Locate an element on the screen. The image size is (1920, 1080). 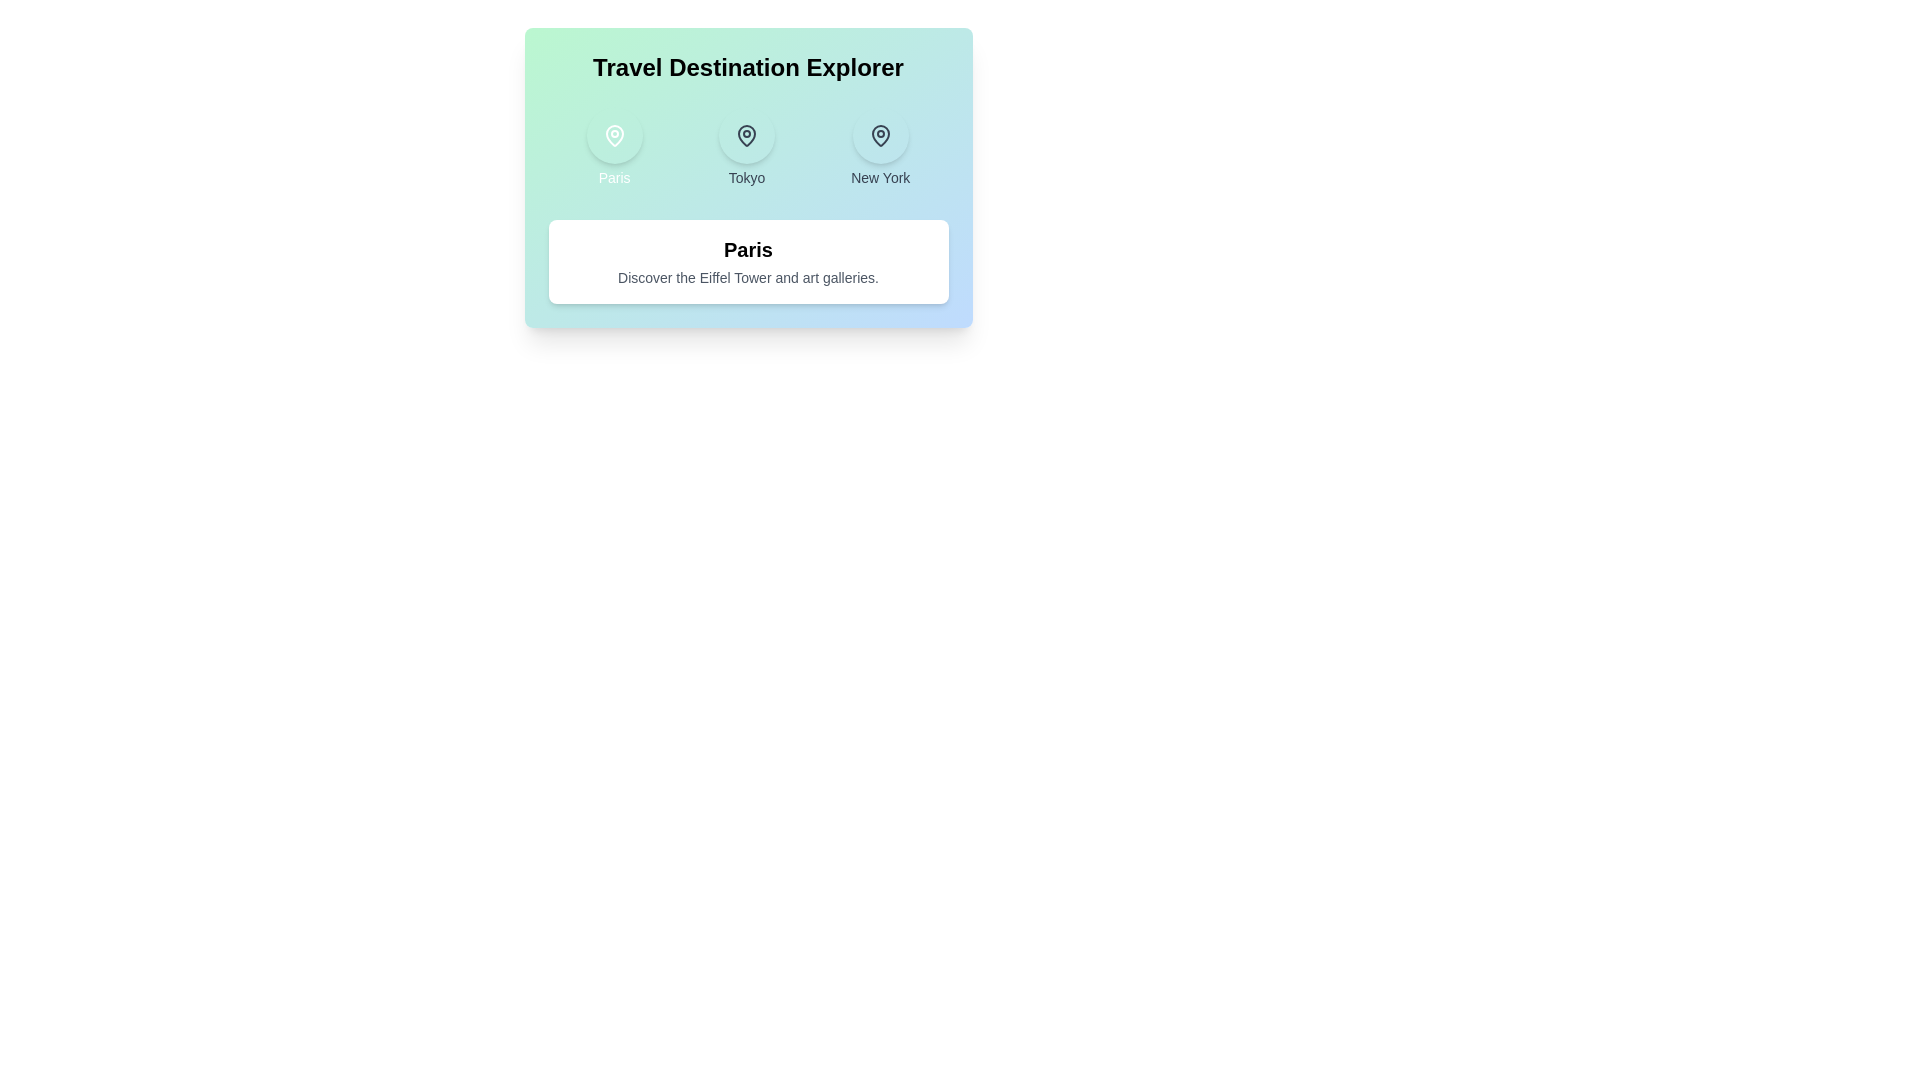
the Map Pin icon representing 'Paris', which is the first button in the row of destination options located at the top-left of the displayed options is located at coordinates (613, 135).